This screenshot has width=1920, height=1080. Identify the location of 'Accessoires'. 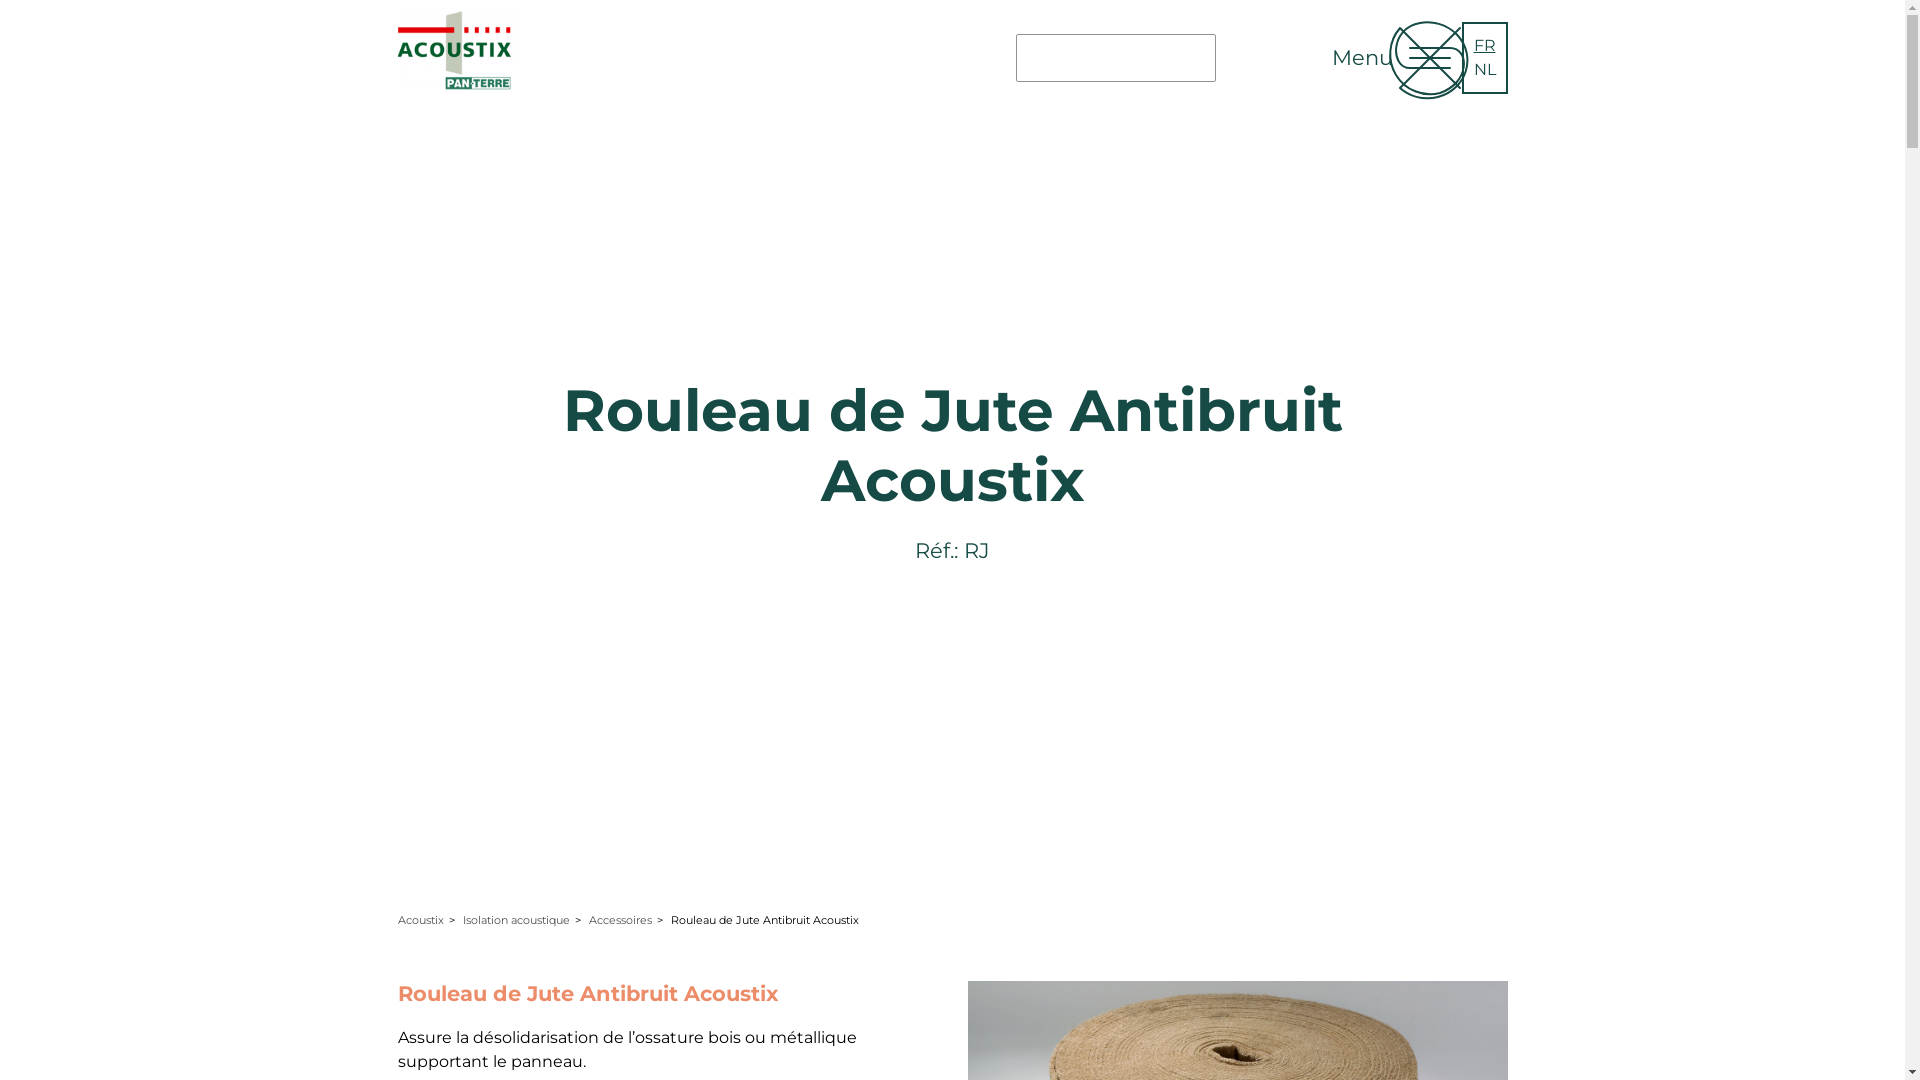
(618, 920).